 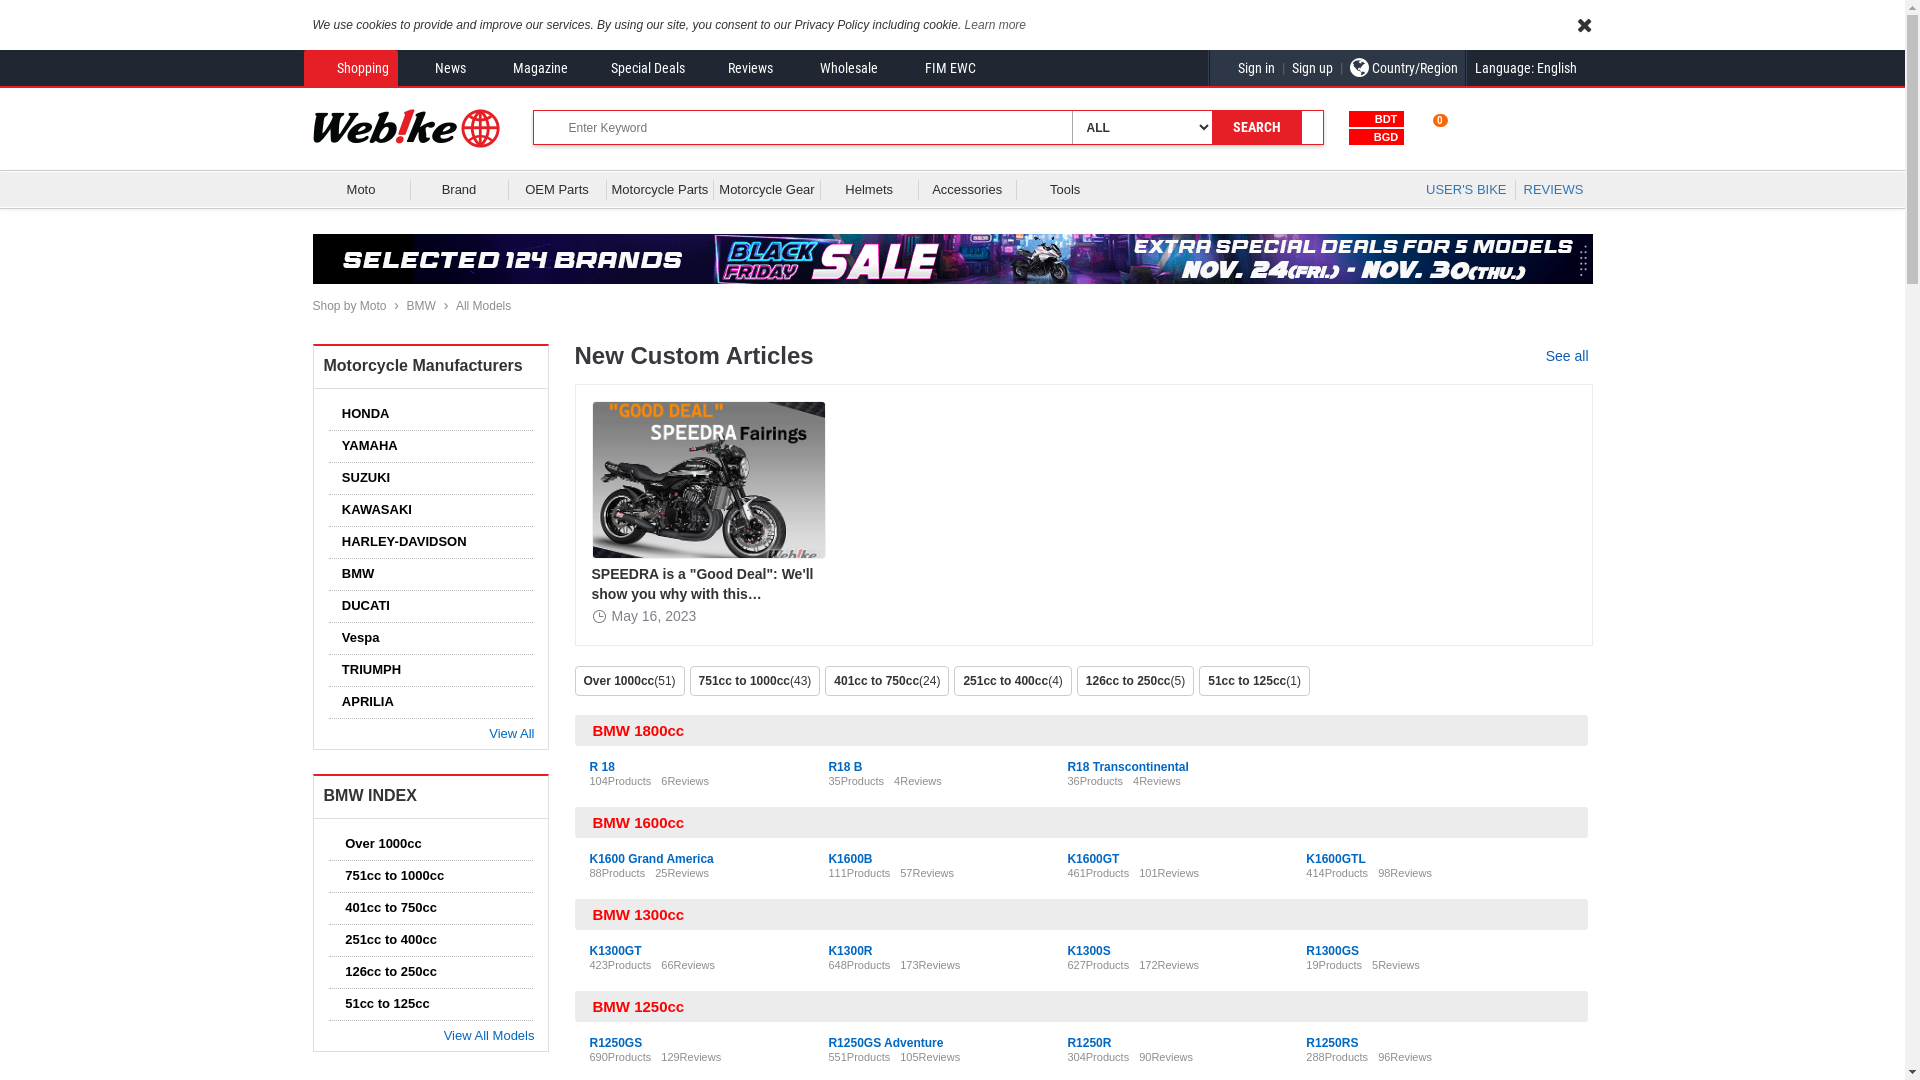 What do you see at coordinates (995, 24) in the screenshot?
I see `'Learn more'` at bounding box center [995, 24].